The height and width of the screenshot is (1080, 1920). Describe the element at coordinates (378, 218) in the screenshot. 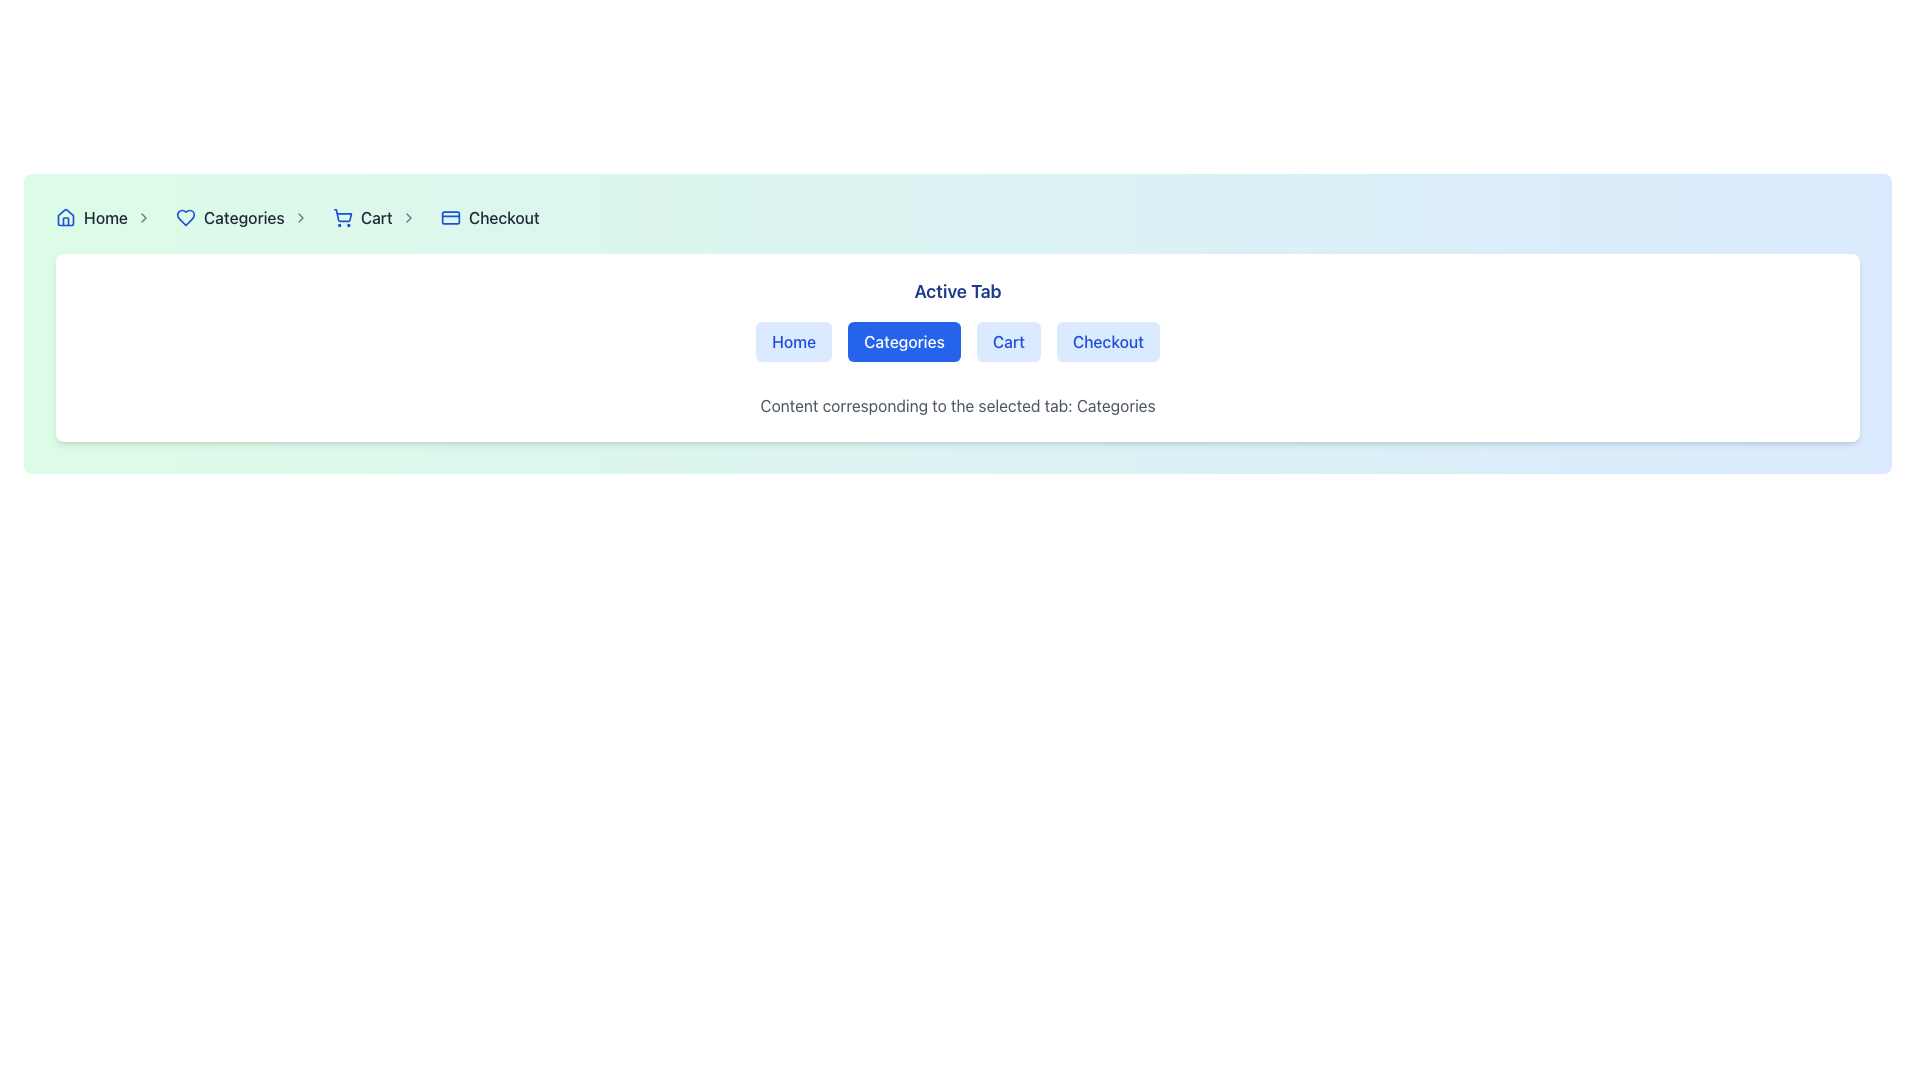

I see `the 'Cart' link with a blue shopping cart icon in the breadcrumb navigation bar` at that location.